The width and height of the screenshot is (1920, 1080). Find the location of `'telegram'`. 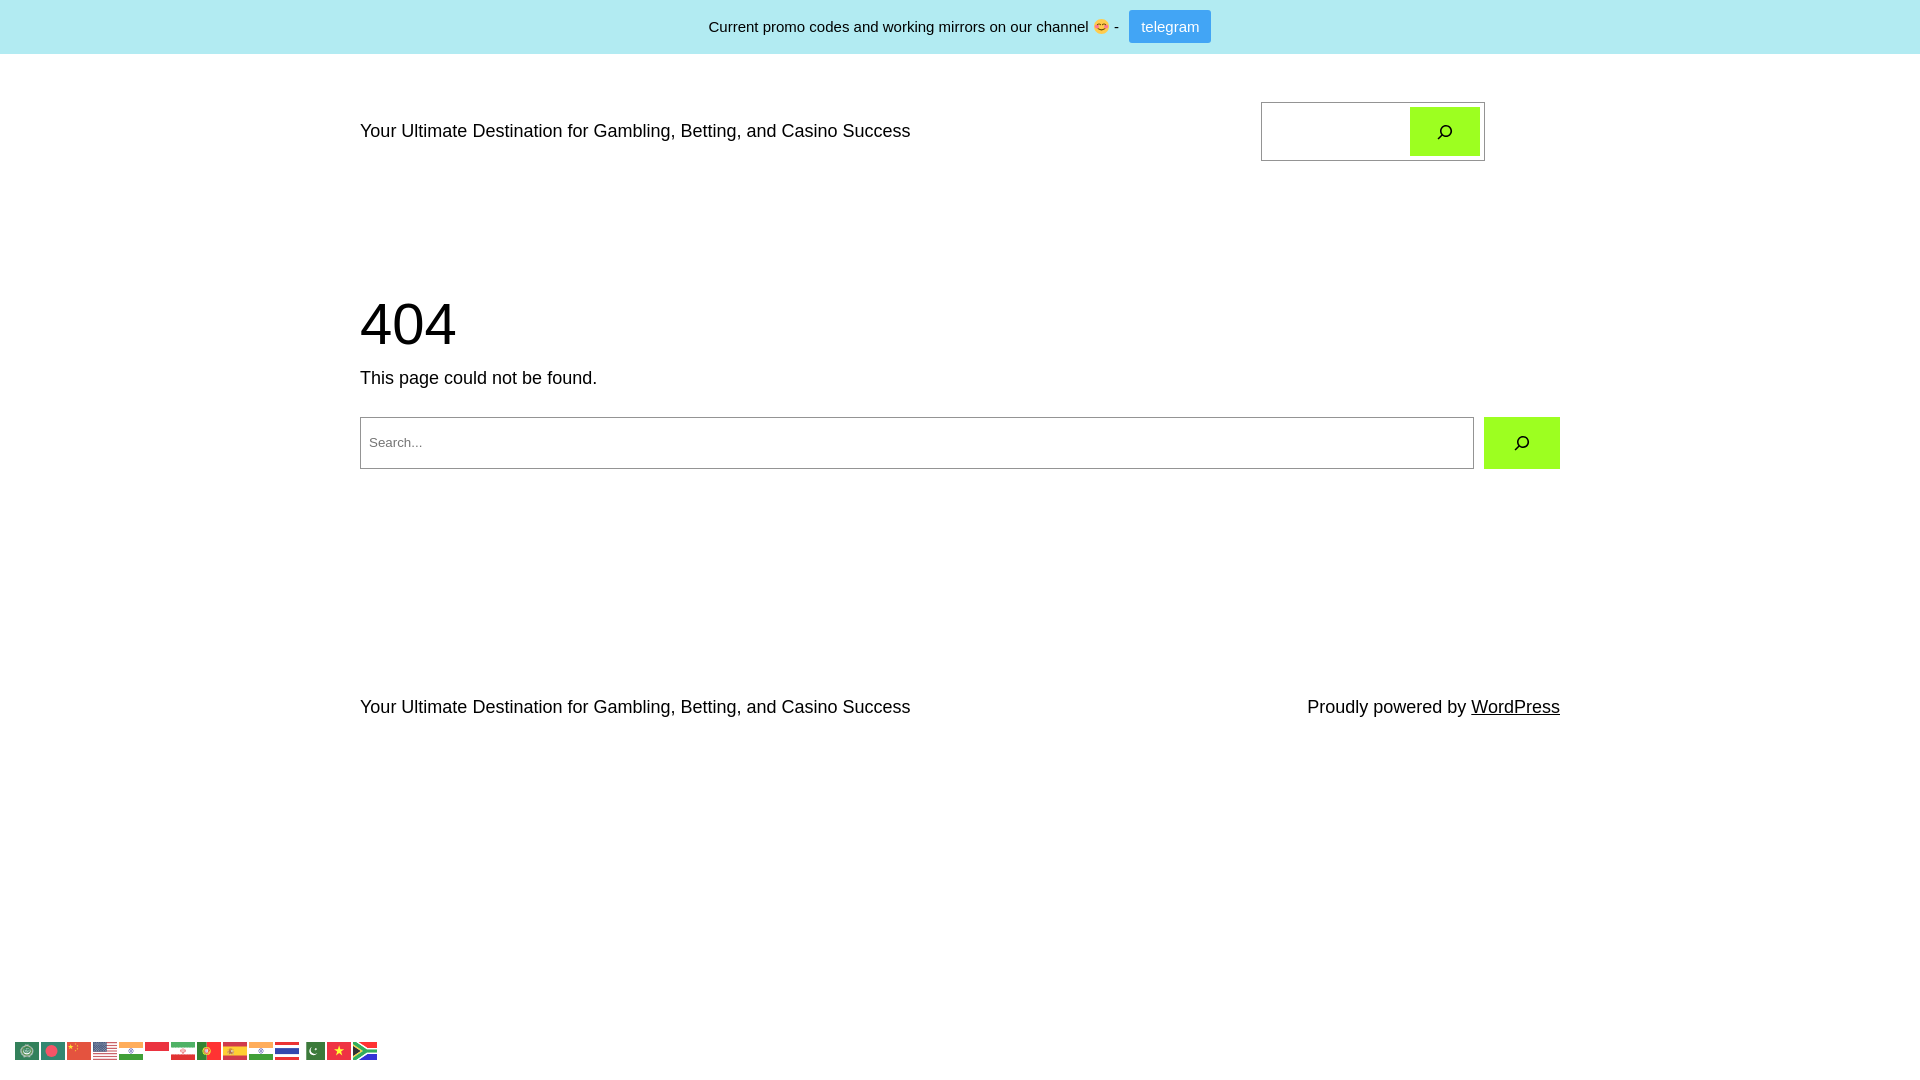

'telegram' is located at coordinates (1170, 26).